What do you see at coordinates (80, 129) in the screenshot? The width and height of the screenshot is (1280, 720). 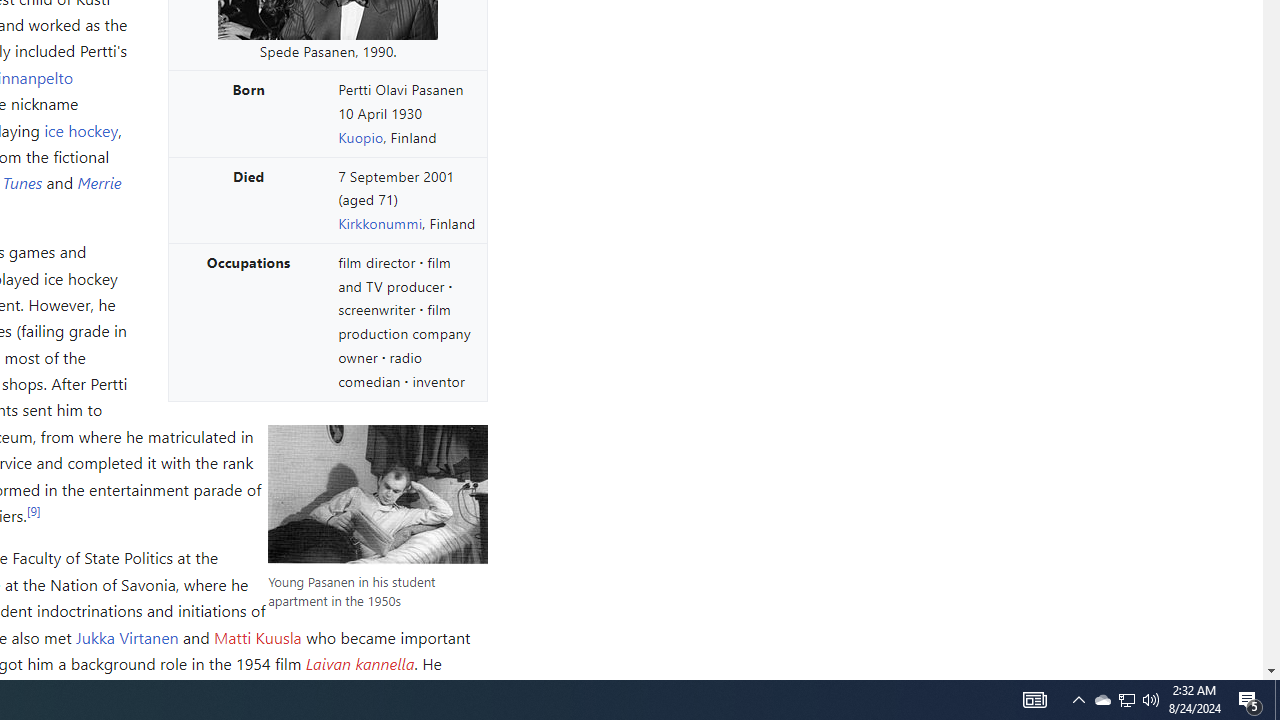 I see `'ice hockey'` at bounding box center [80, 129].